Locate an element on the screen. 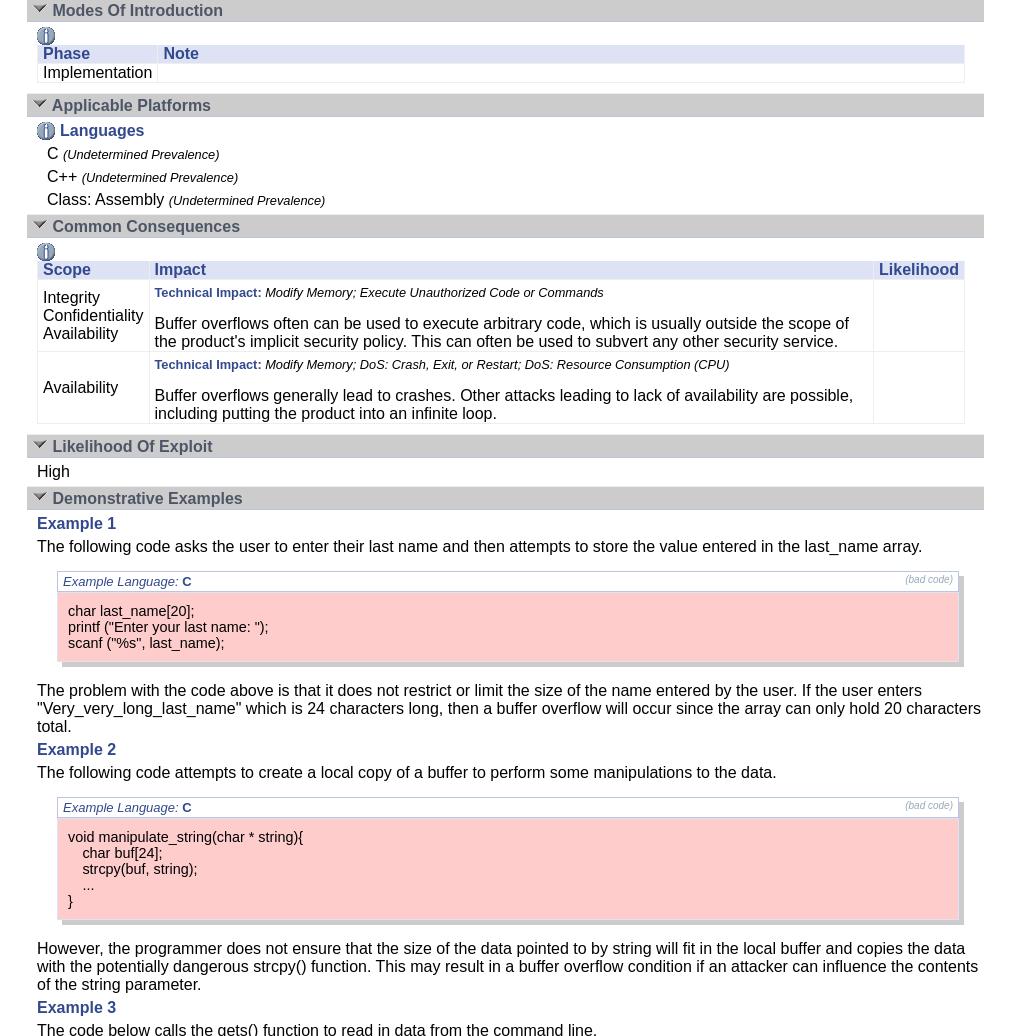  'The problem with the code above is that it does not restrict or limit the size of the name entered by the user. If the user enters "Very_very_long_last_name" which is 24 characters long, then a buffer overflow will occur since the array can only hold 20 characters total.' is located at coordinates (508, 708).